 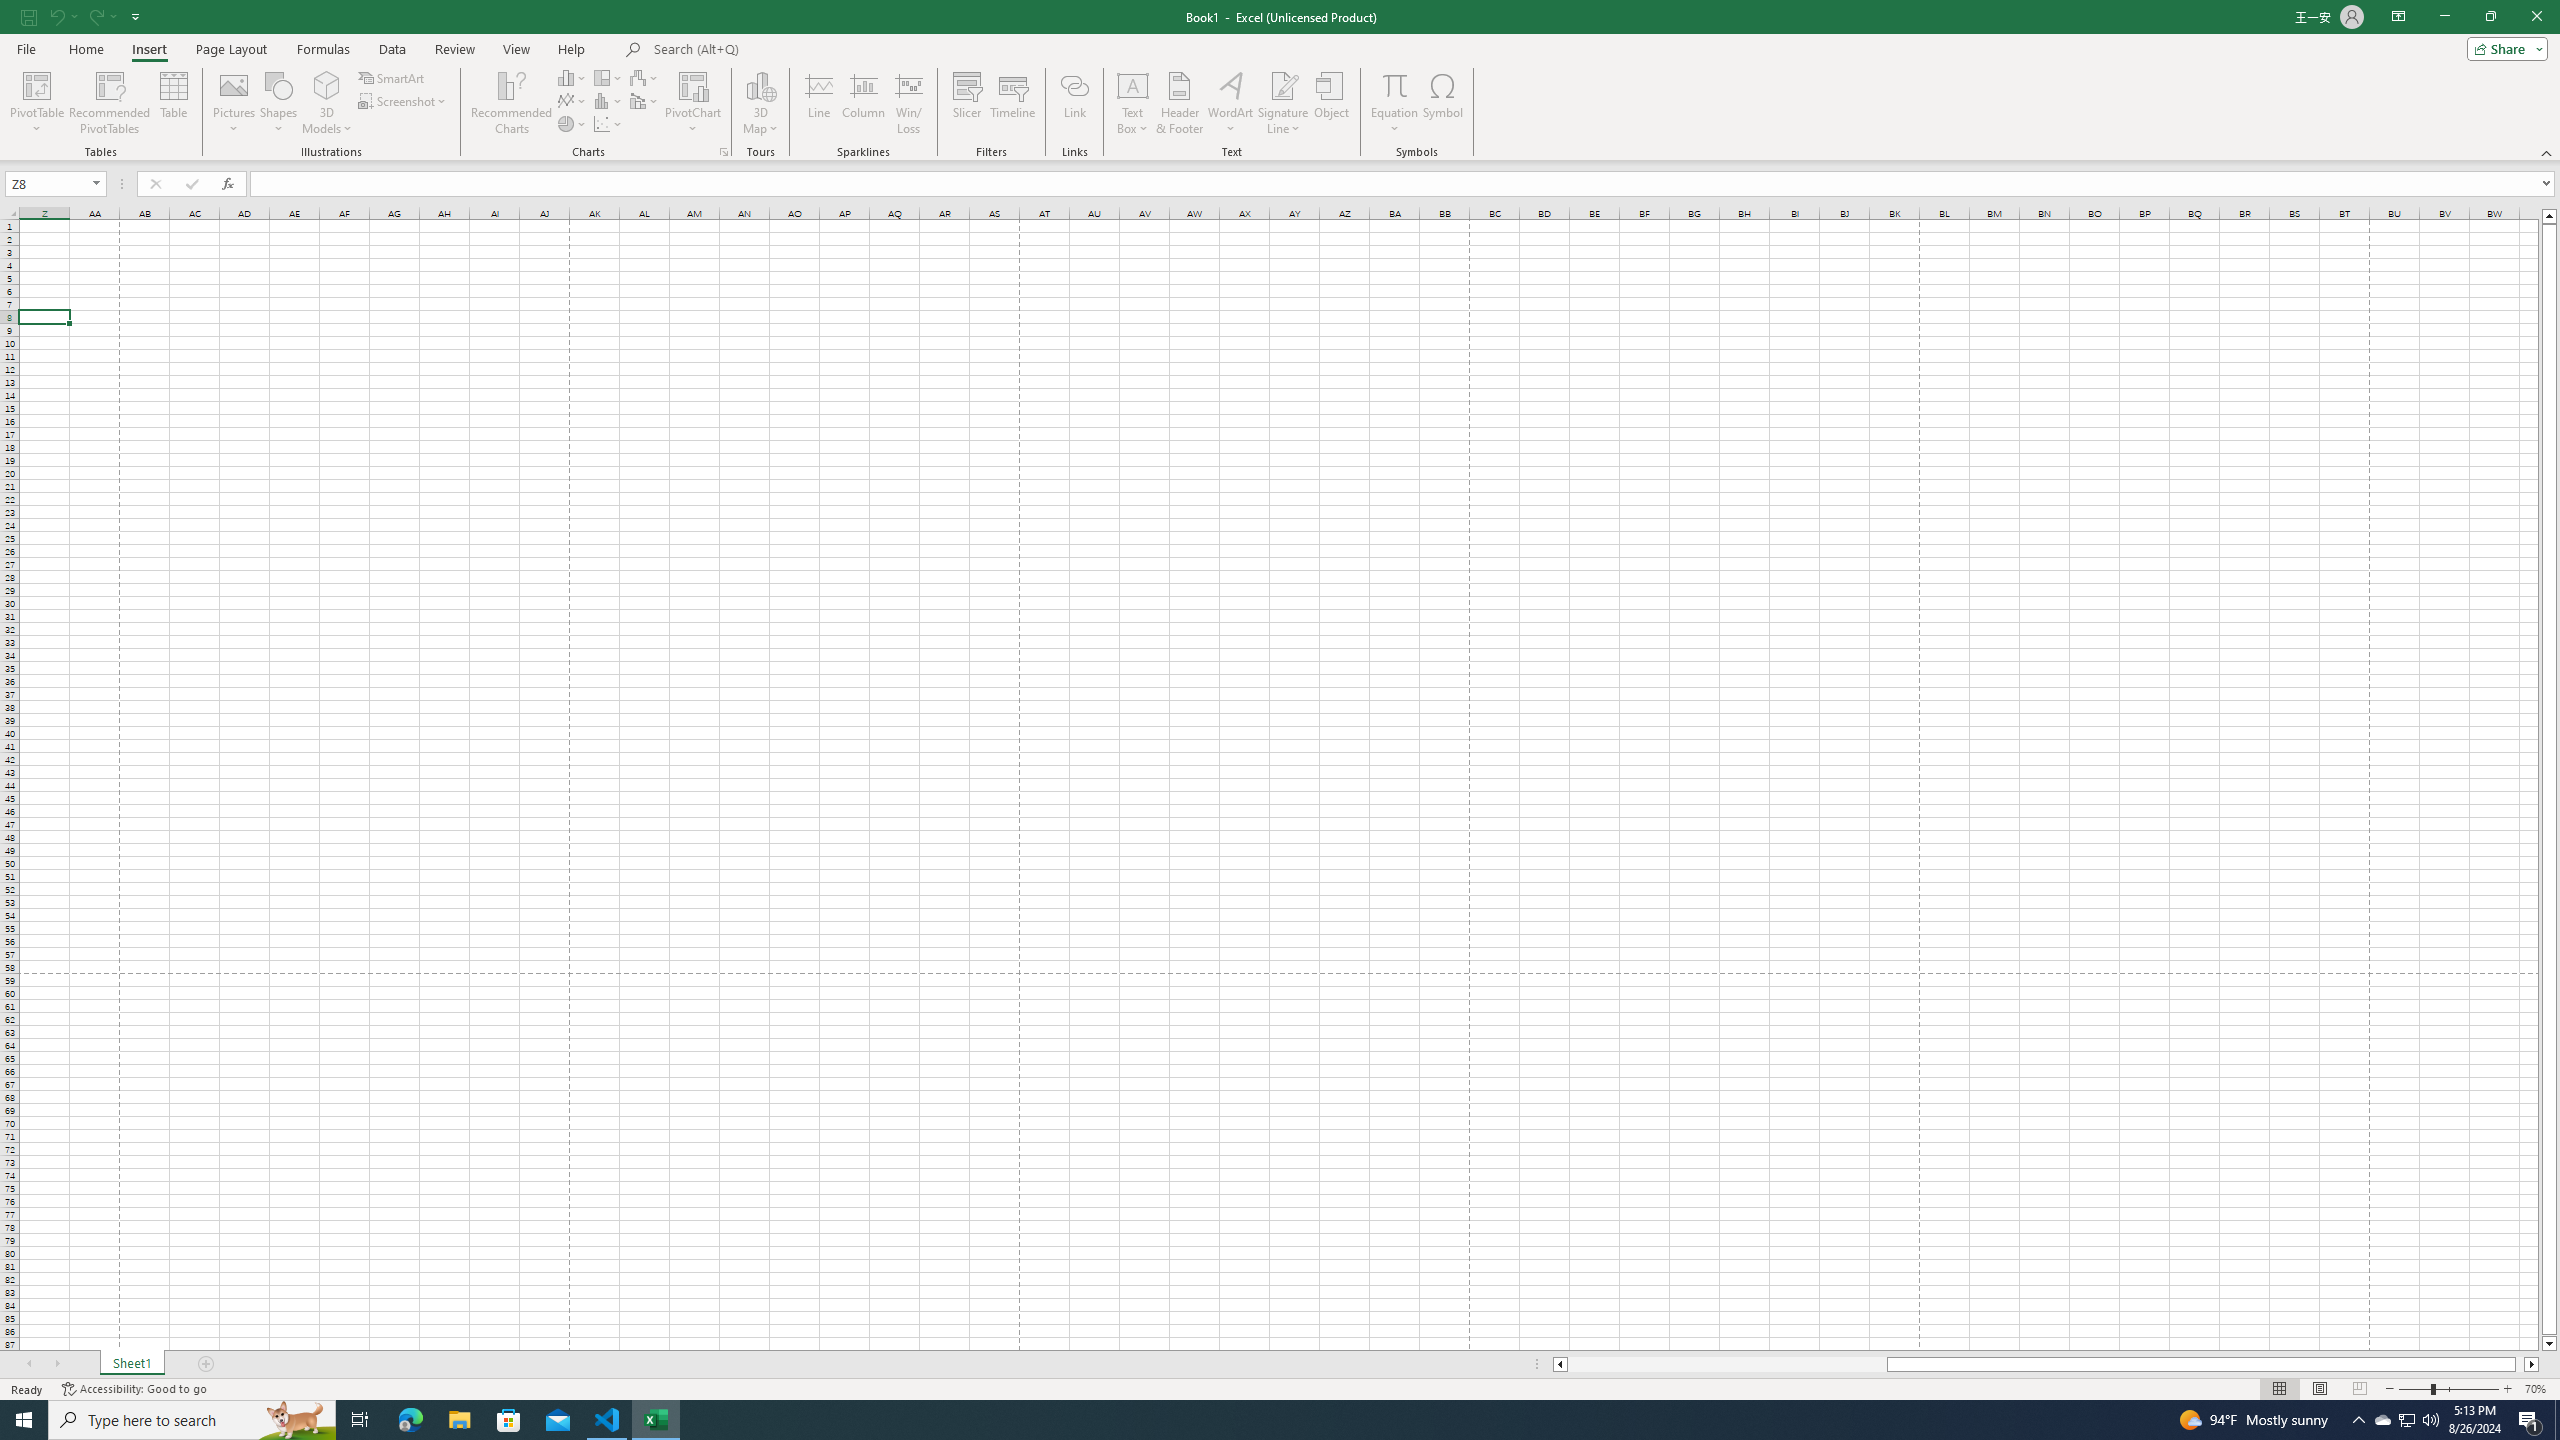 What do you see at coordinates (403, 99) in the screenshot?
I see `'Screenshot'` at bounding box center [403, 99].